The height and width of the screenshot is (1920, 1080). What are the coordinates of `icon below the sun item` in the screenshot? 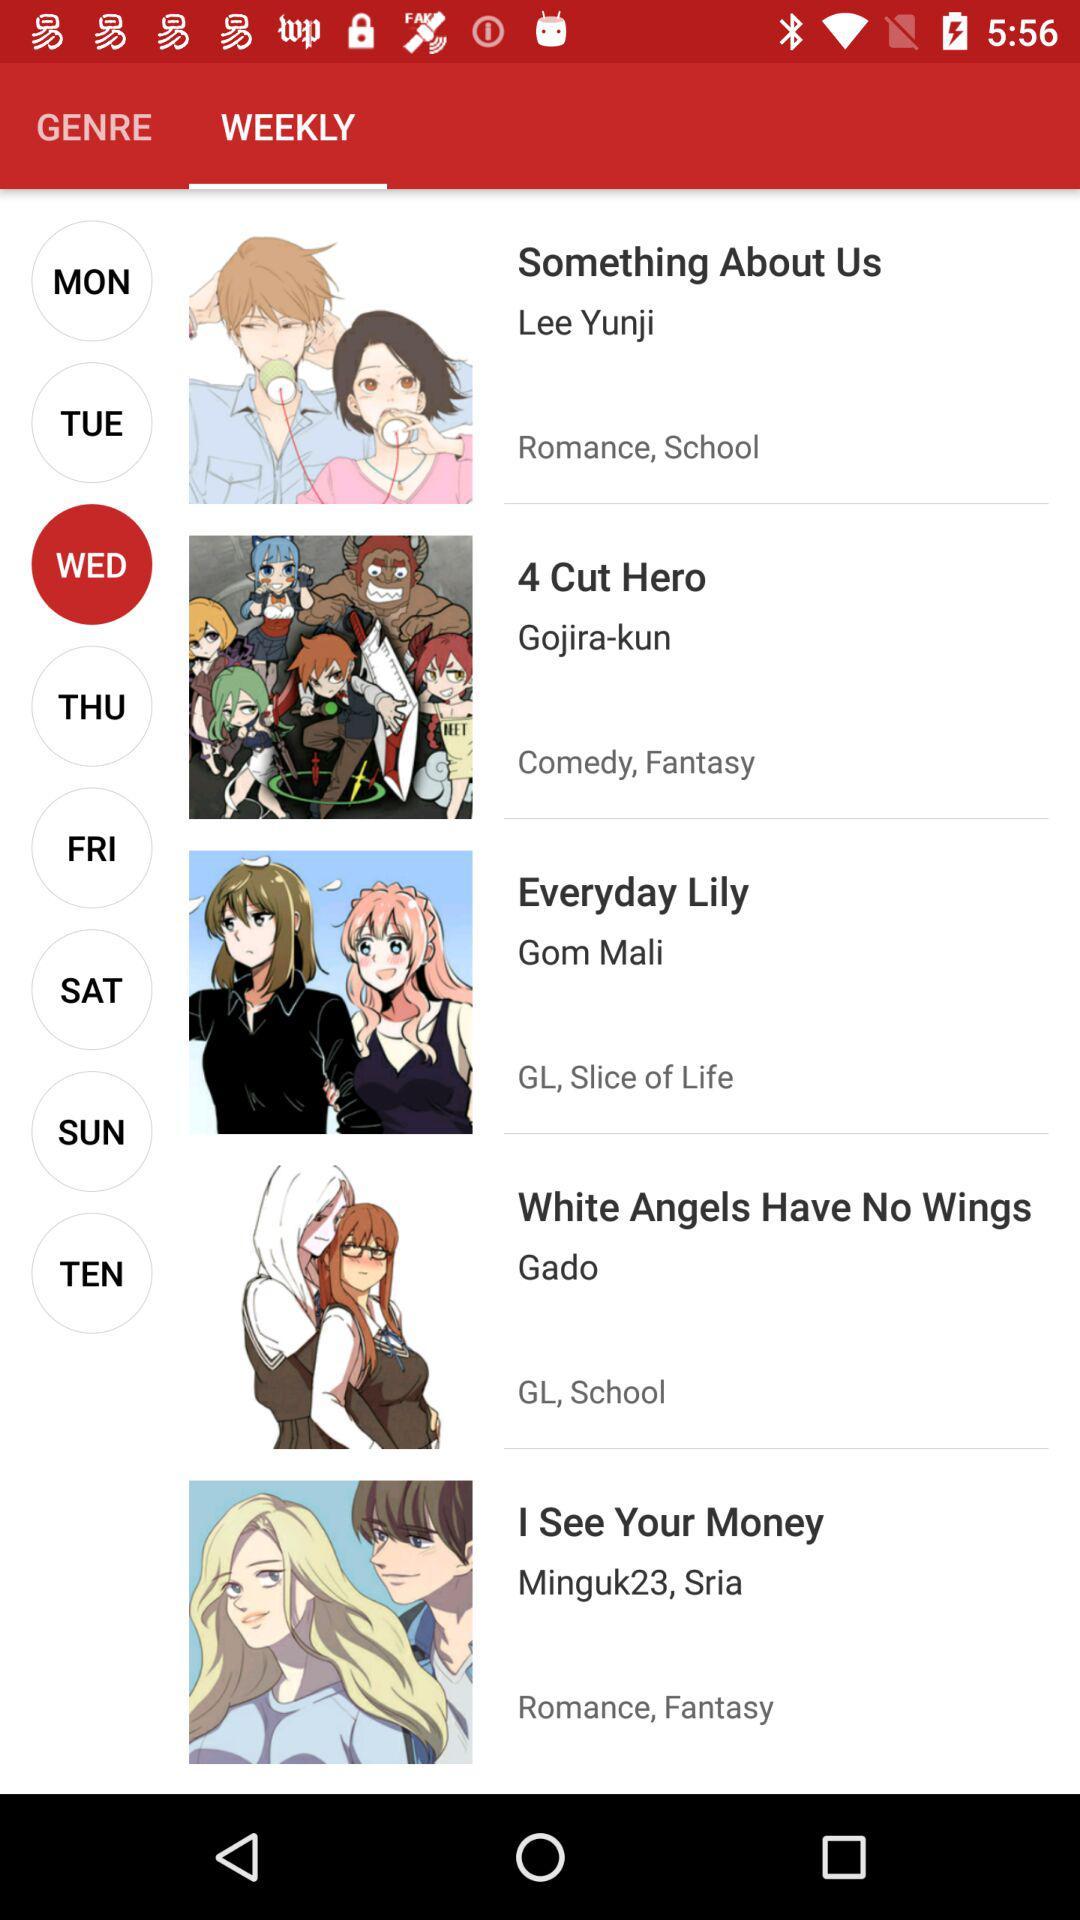 It's located at (91, 1272).